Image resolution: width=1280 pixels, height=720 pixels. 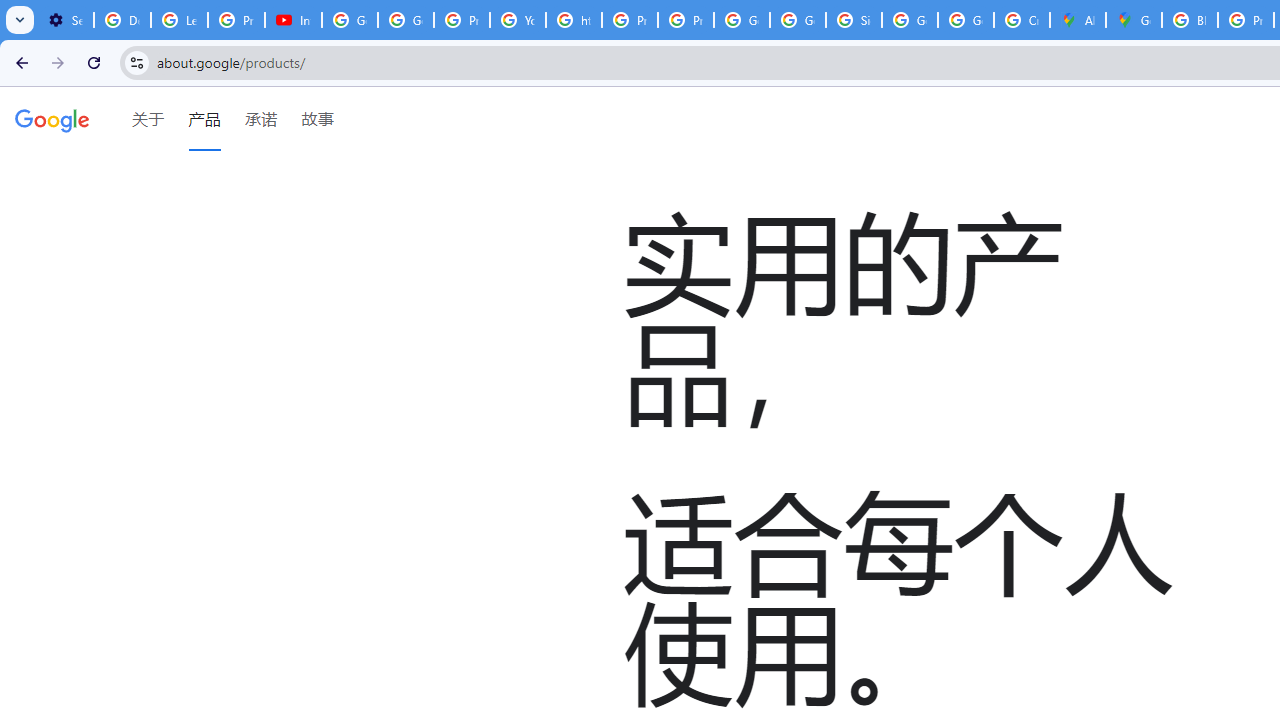 I want to click on 'Sign in - Google Accounts', so click(x=853, y=20).